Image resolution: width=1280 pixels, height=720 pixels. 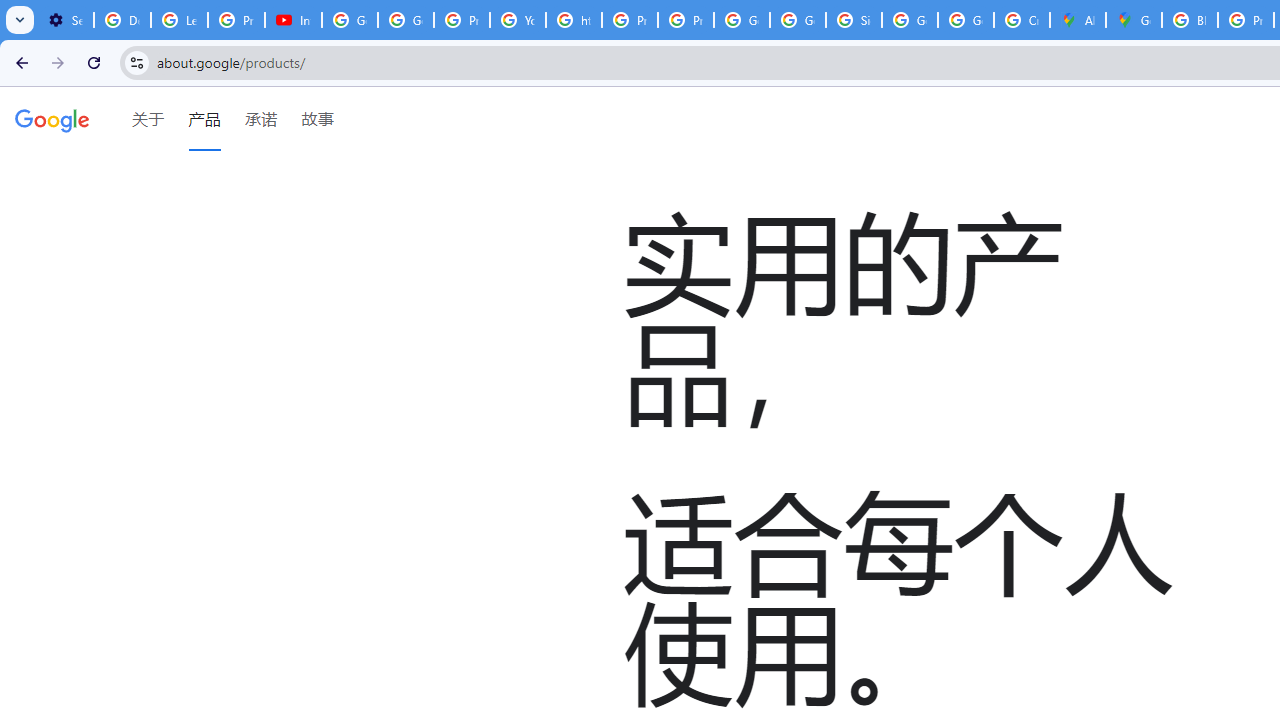 I want to click on 'Sign in - Google Accounts', so click(x=853, y=20).